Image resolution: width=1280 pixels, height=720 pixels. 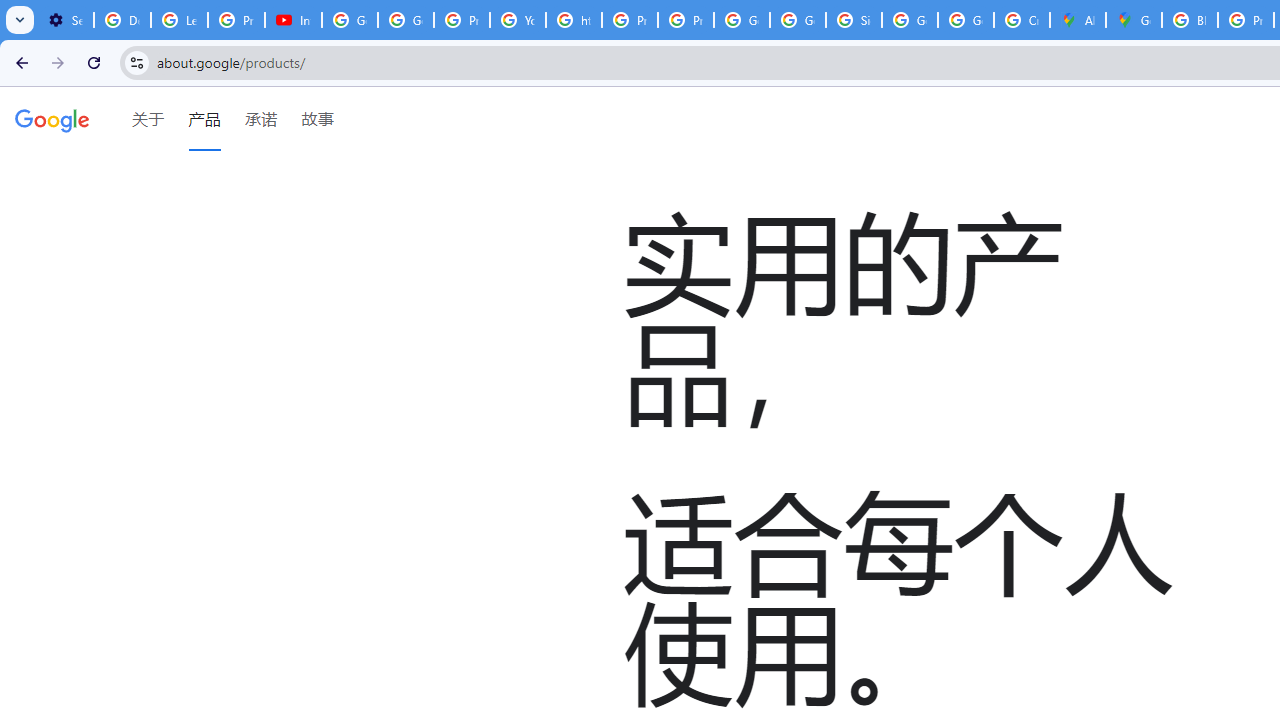 I want to click on 'Sign in - Google Accounts', so click(x=853, y=20).